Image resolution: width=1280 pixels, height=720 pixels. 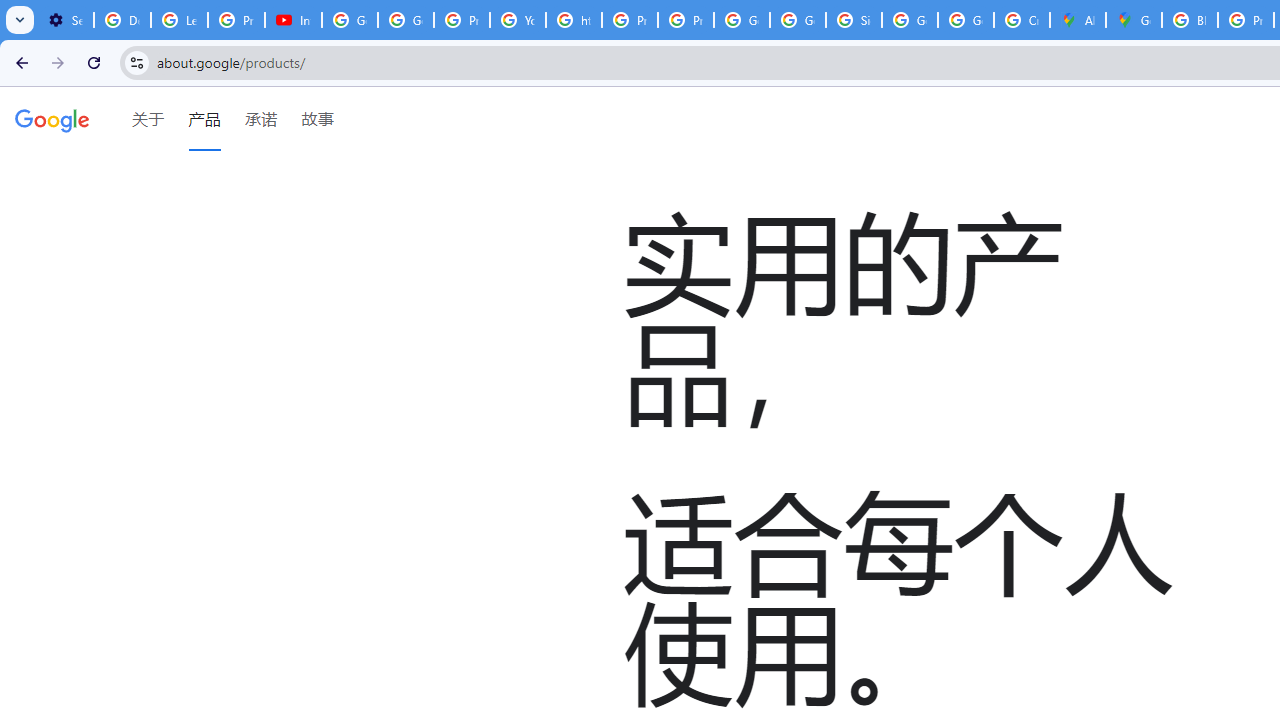 I want to click on 'Sign in - Google Accounts', so click(x=853, y=20).